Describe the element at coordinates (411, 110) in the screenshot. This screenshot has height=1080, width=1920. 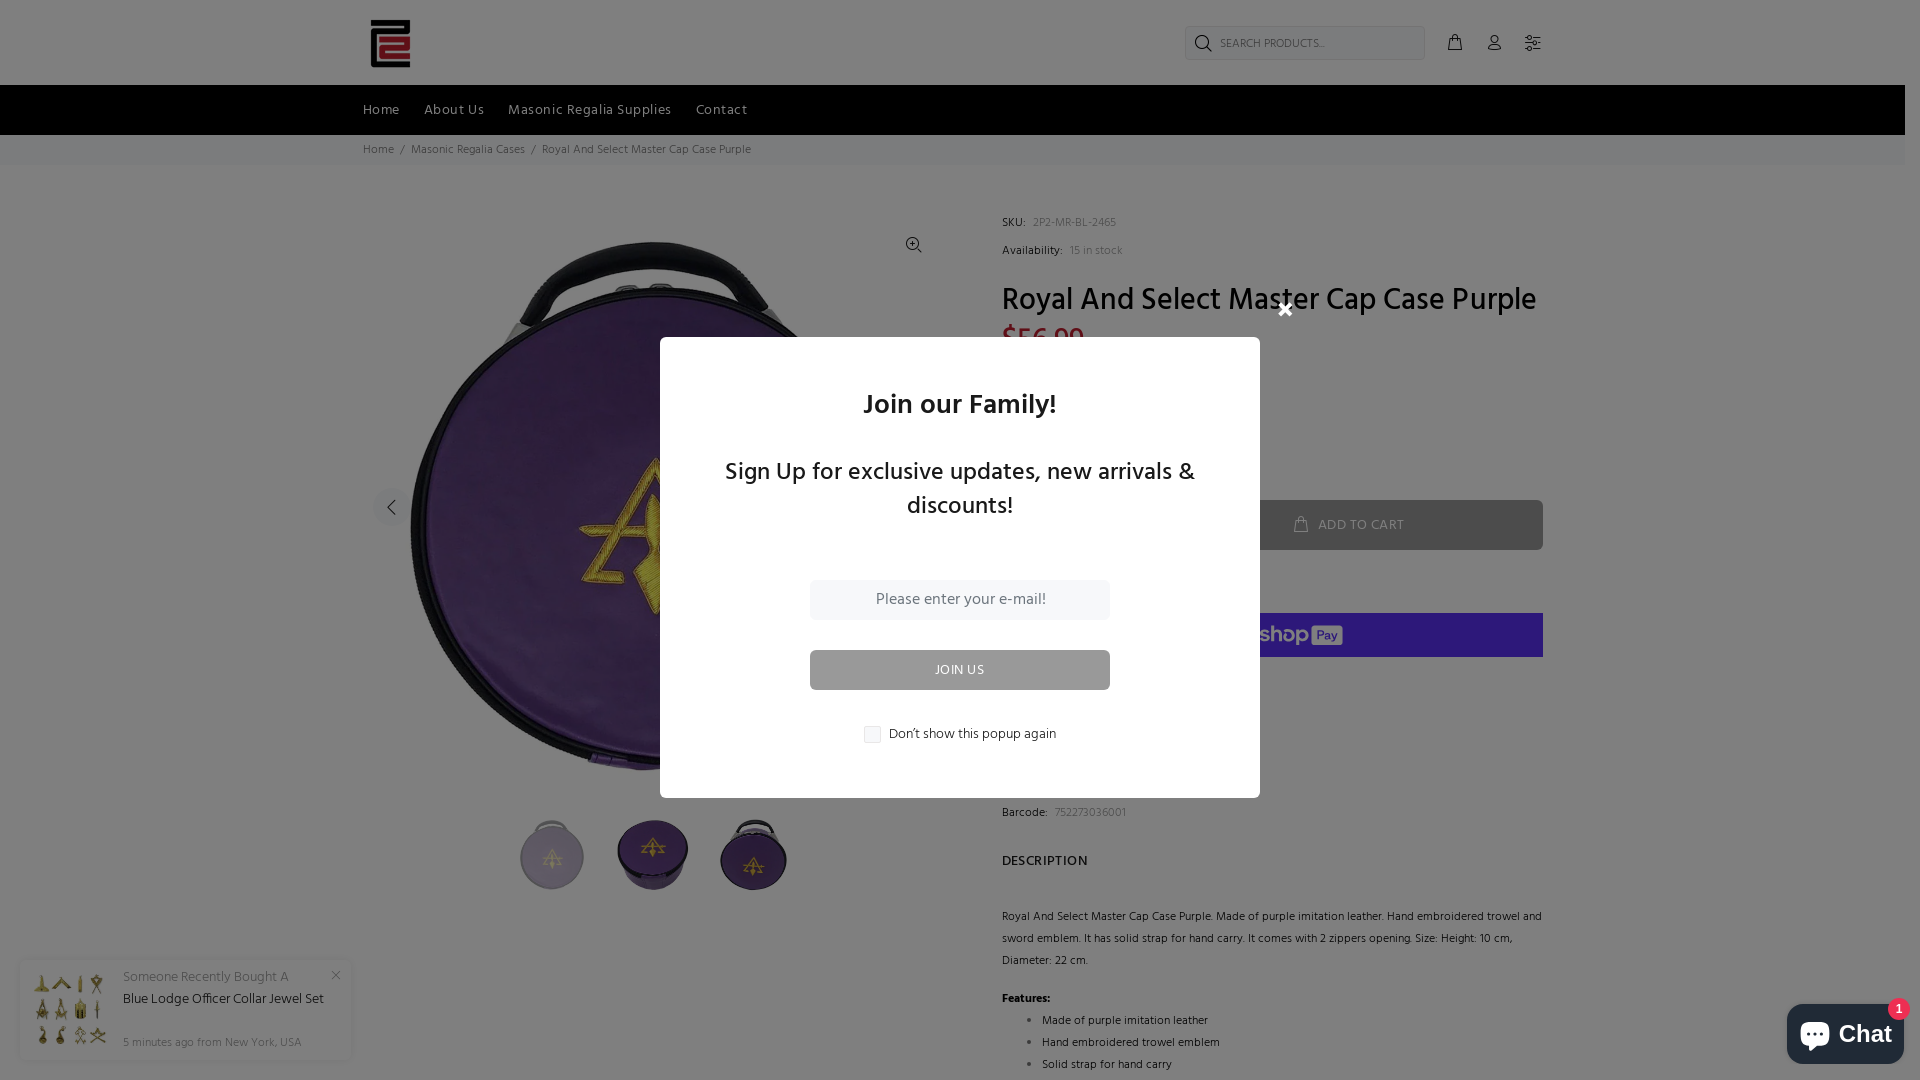
I see `'About Us'` at that location.